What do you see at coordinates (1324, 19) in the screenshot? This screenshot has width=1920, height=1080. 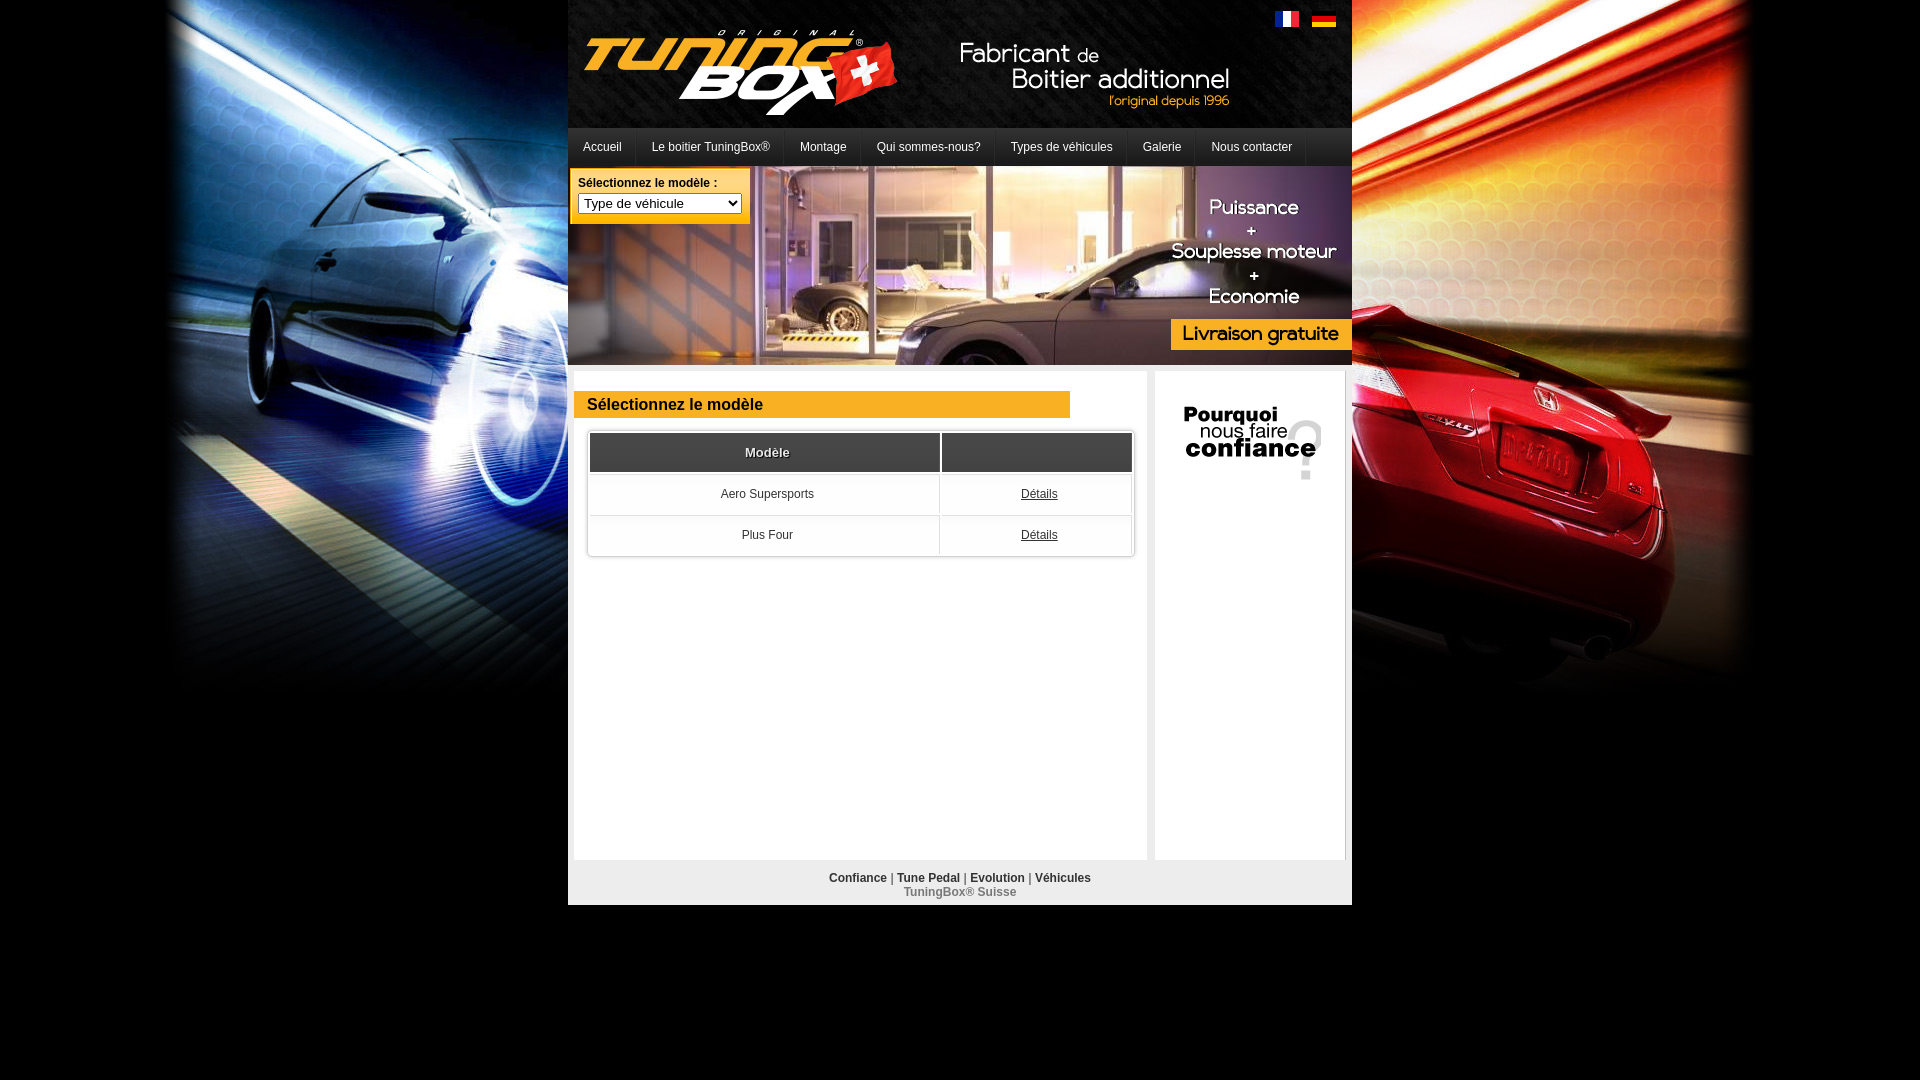 I see `'Deutsch'` at bounding box center [1324, 19].